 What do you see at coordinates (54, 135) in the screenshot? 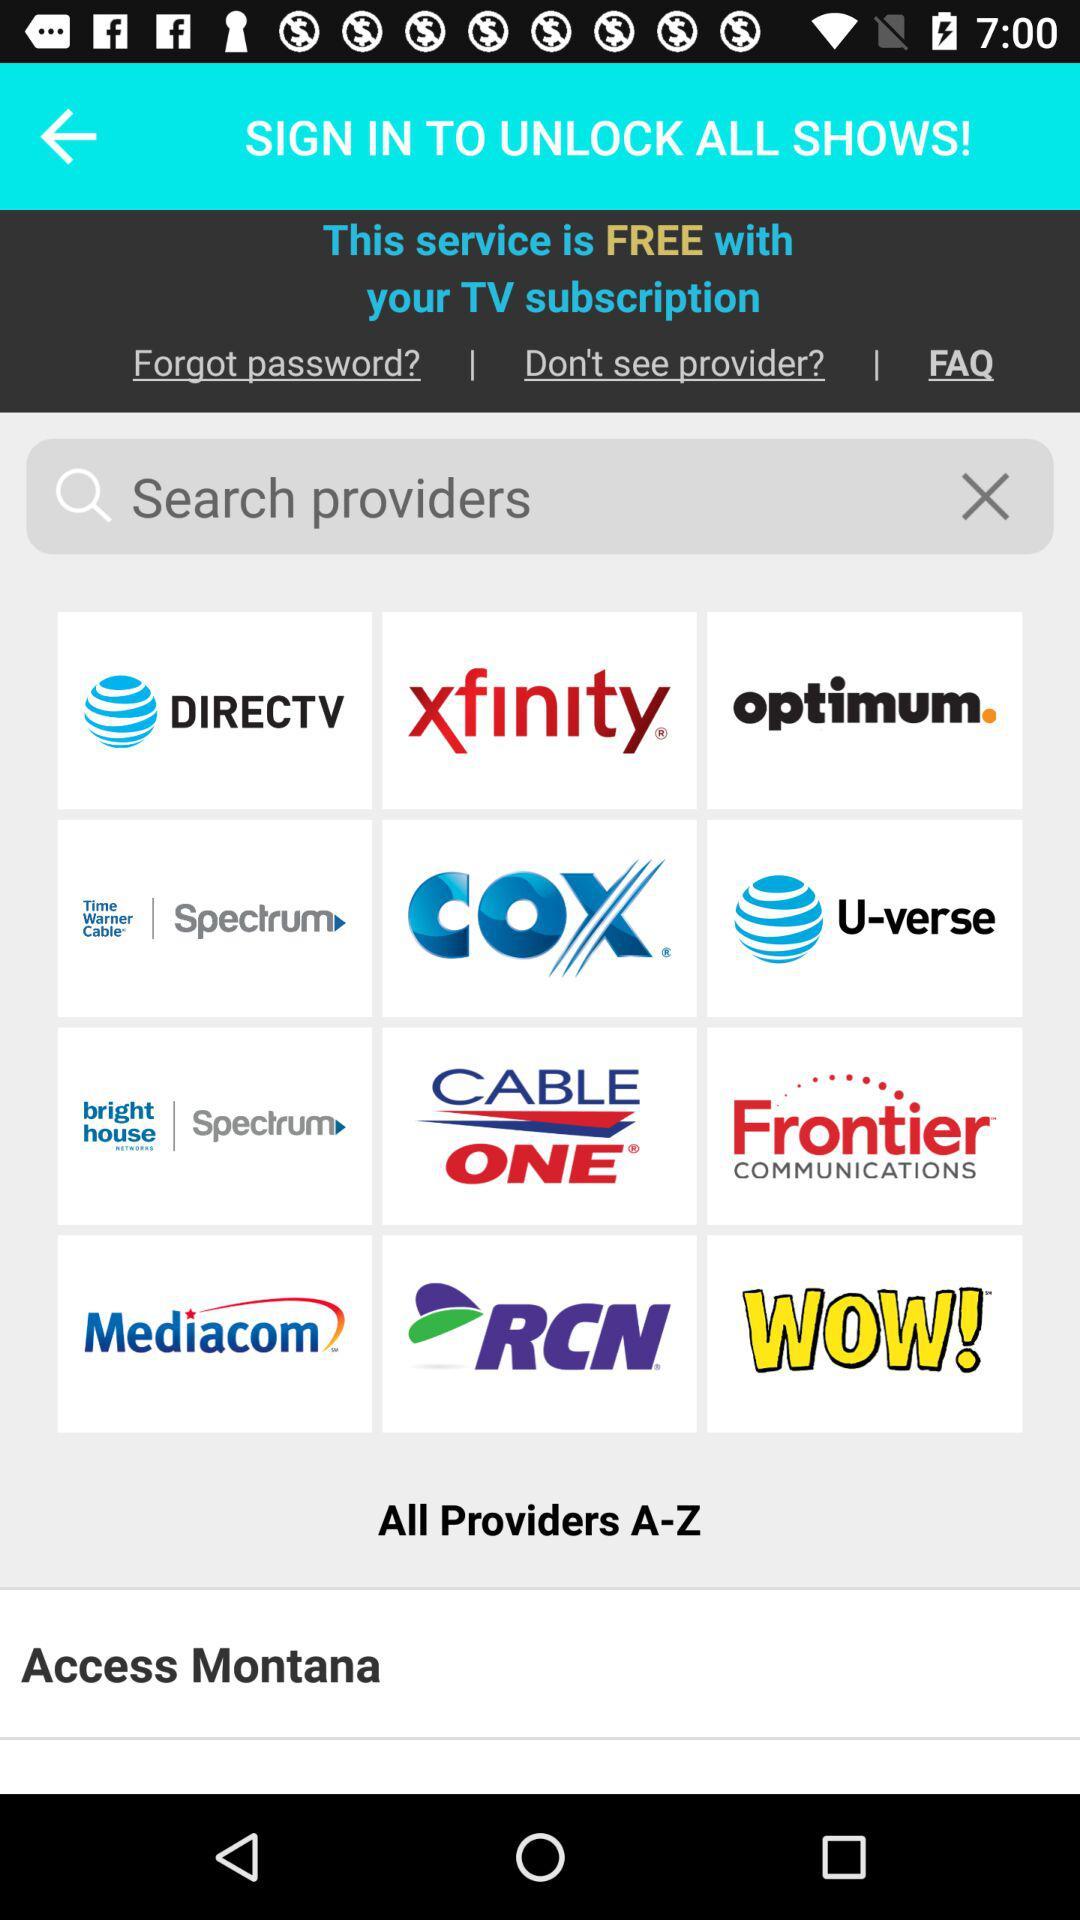
I see `go back` at bounding box center [54, 135].